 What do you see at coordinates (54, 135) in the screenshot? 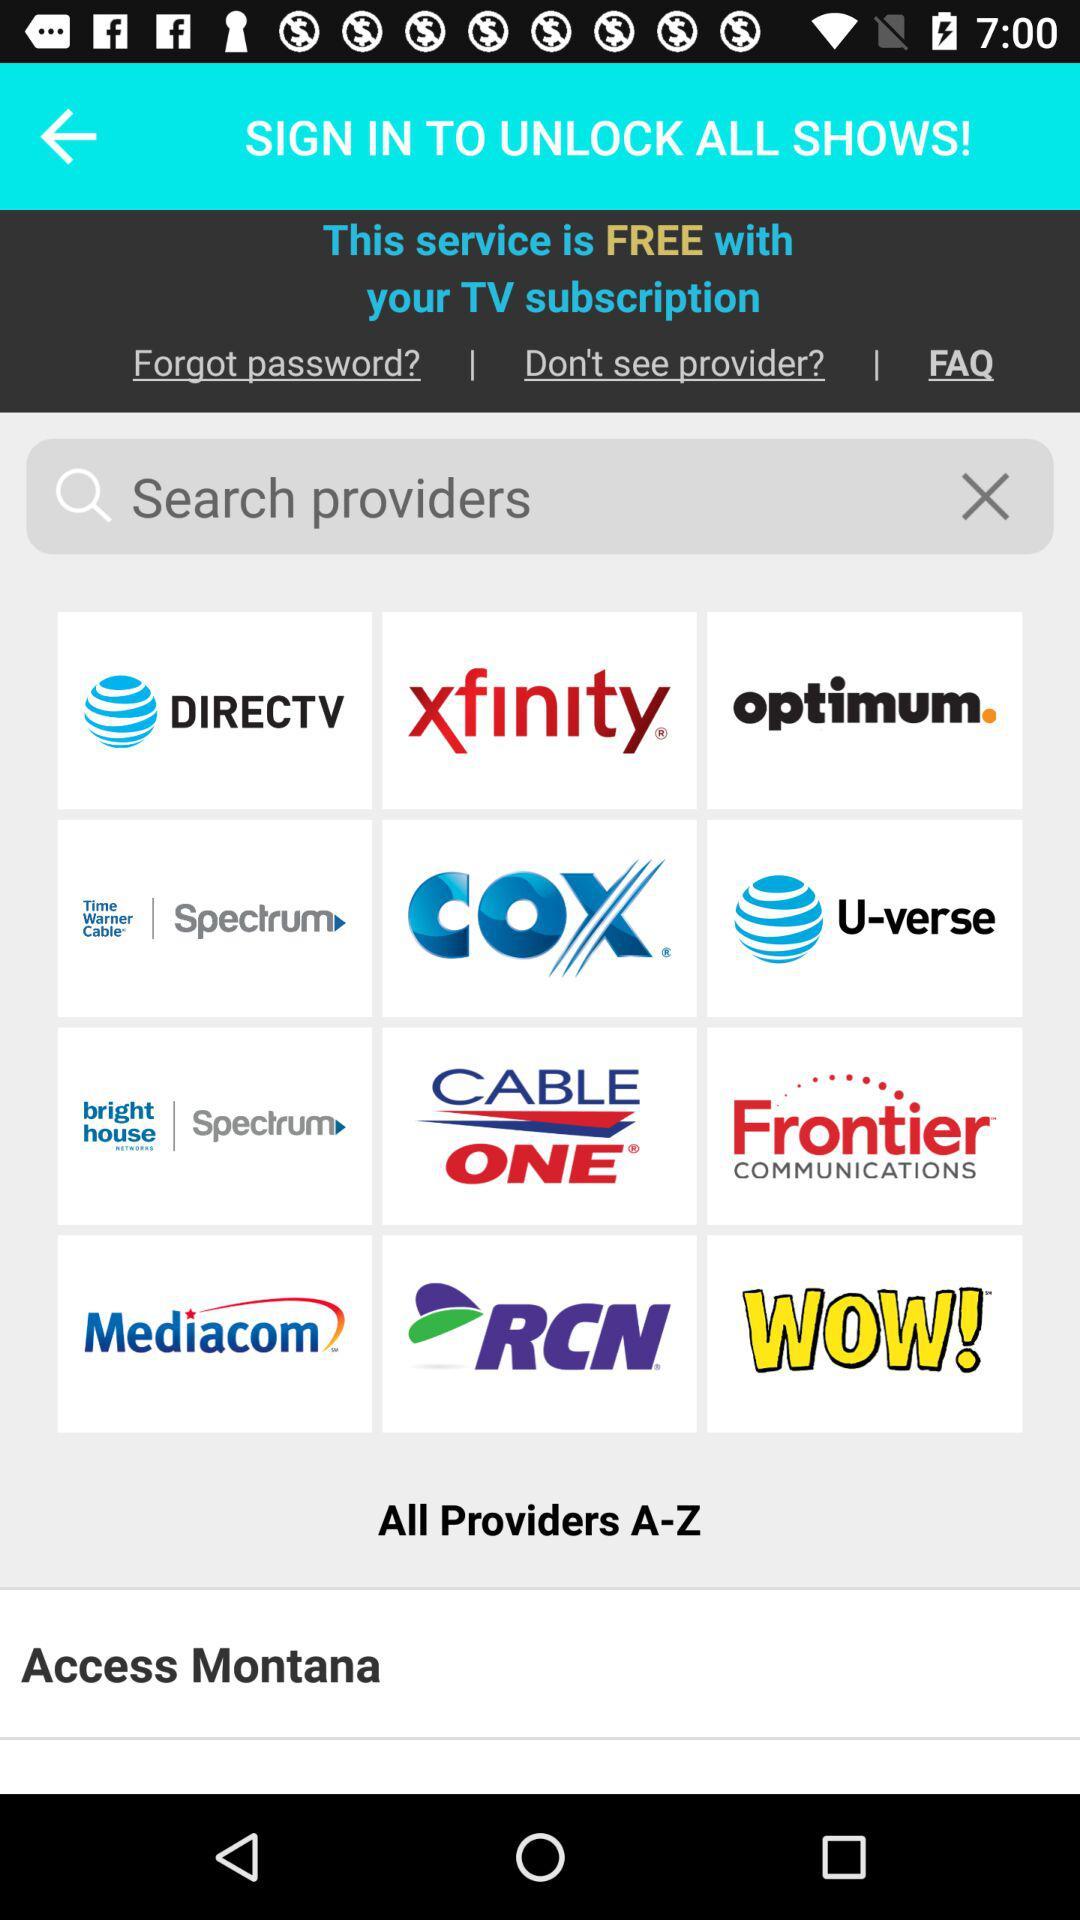
I see `go back` at bounding box center [54, 135].